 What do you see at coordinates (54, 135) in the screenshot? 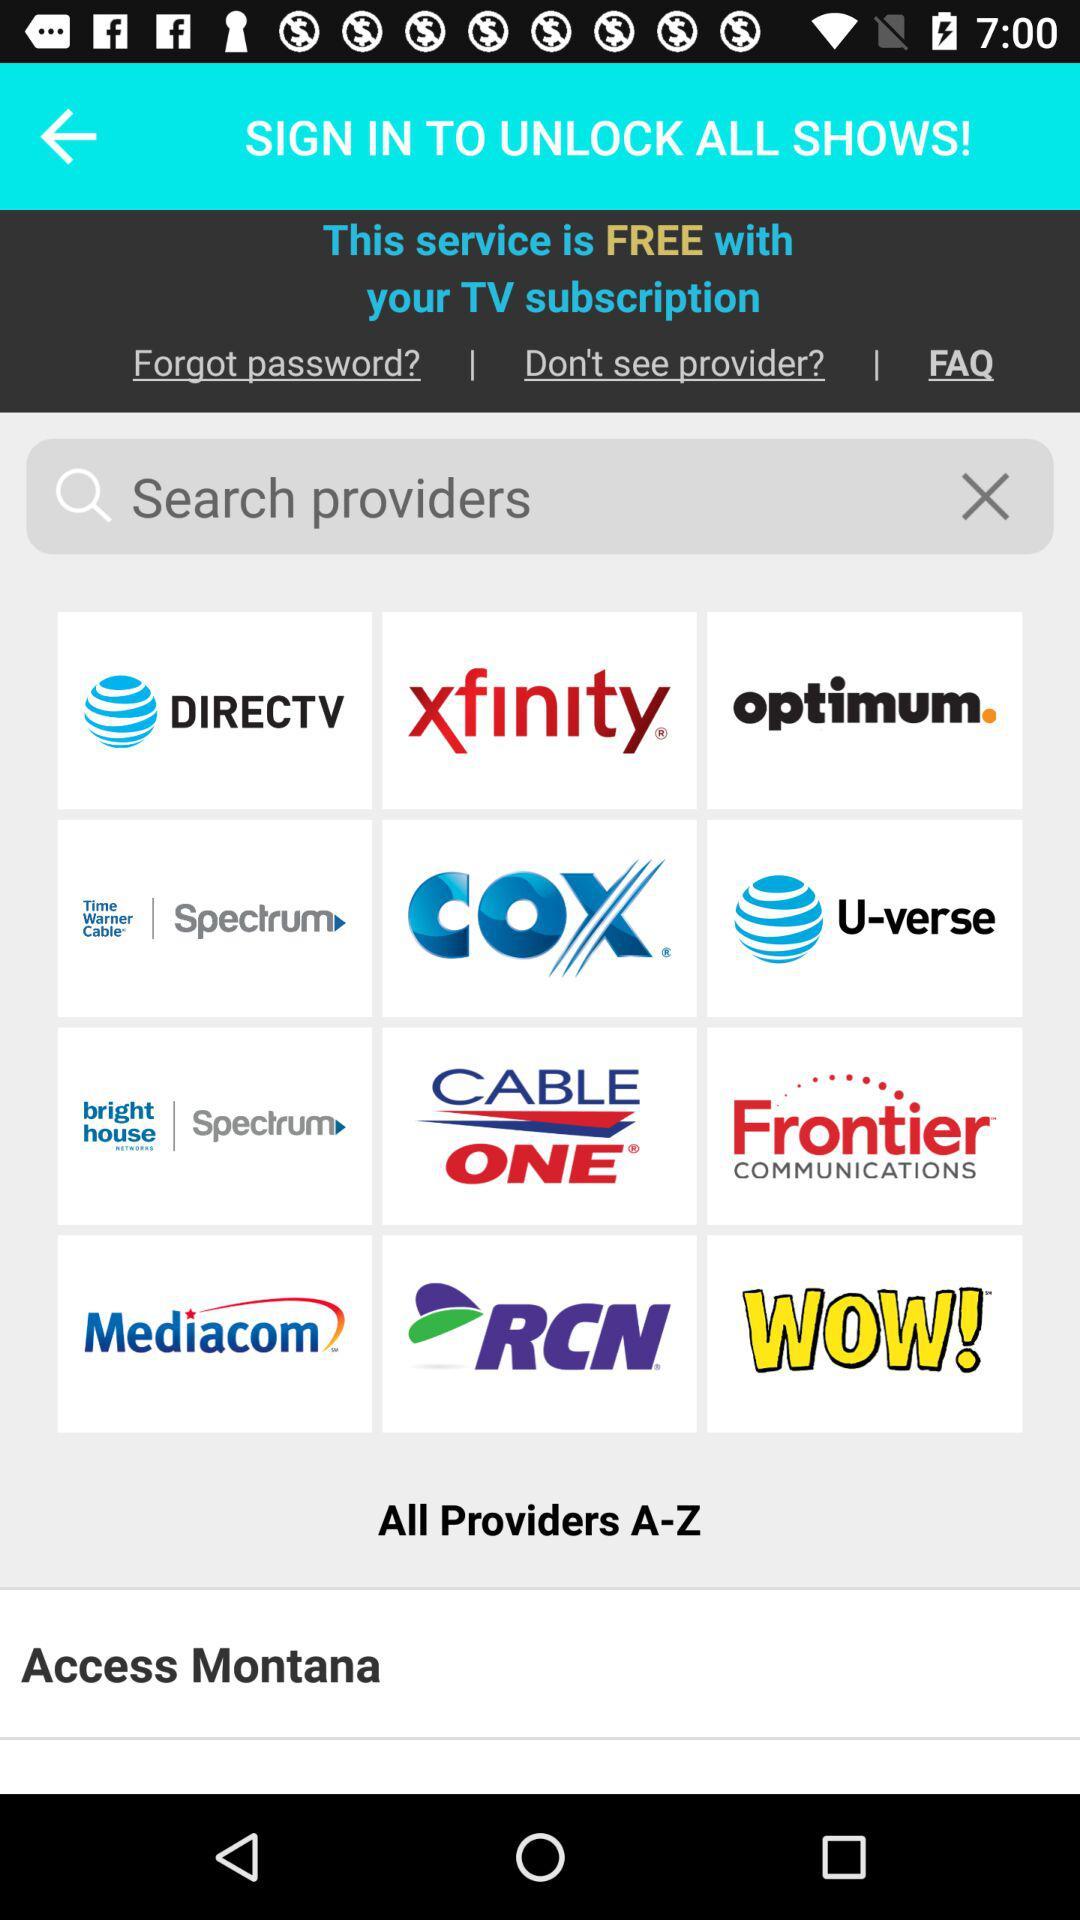
I see `go back` at bounding box center [54, 135].